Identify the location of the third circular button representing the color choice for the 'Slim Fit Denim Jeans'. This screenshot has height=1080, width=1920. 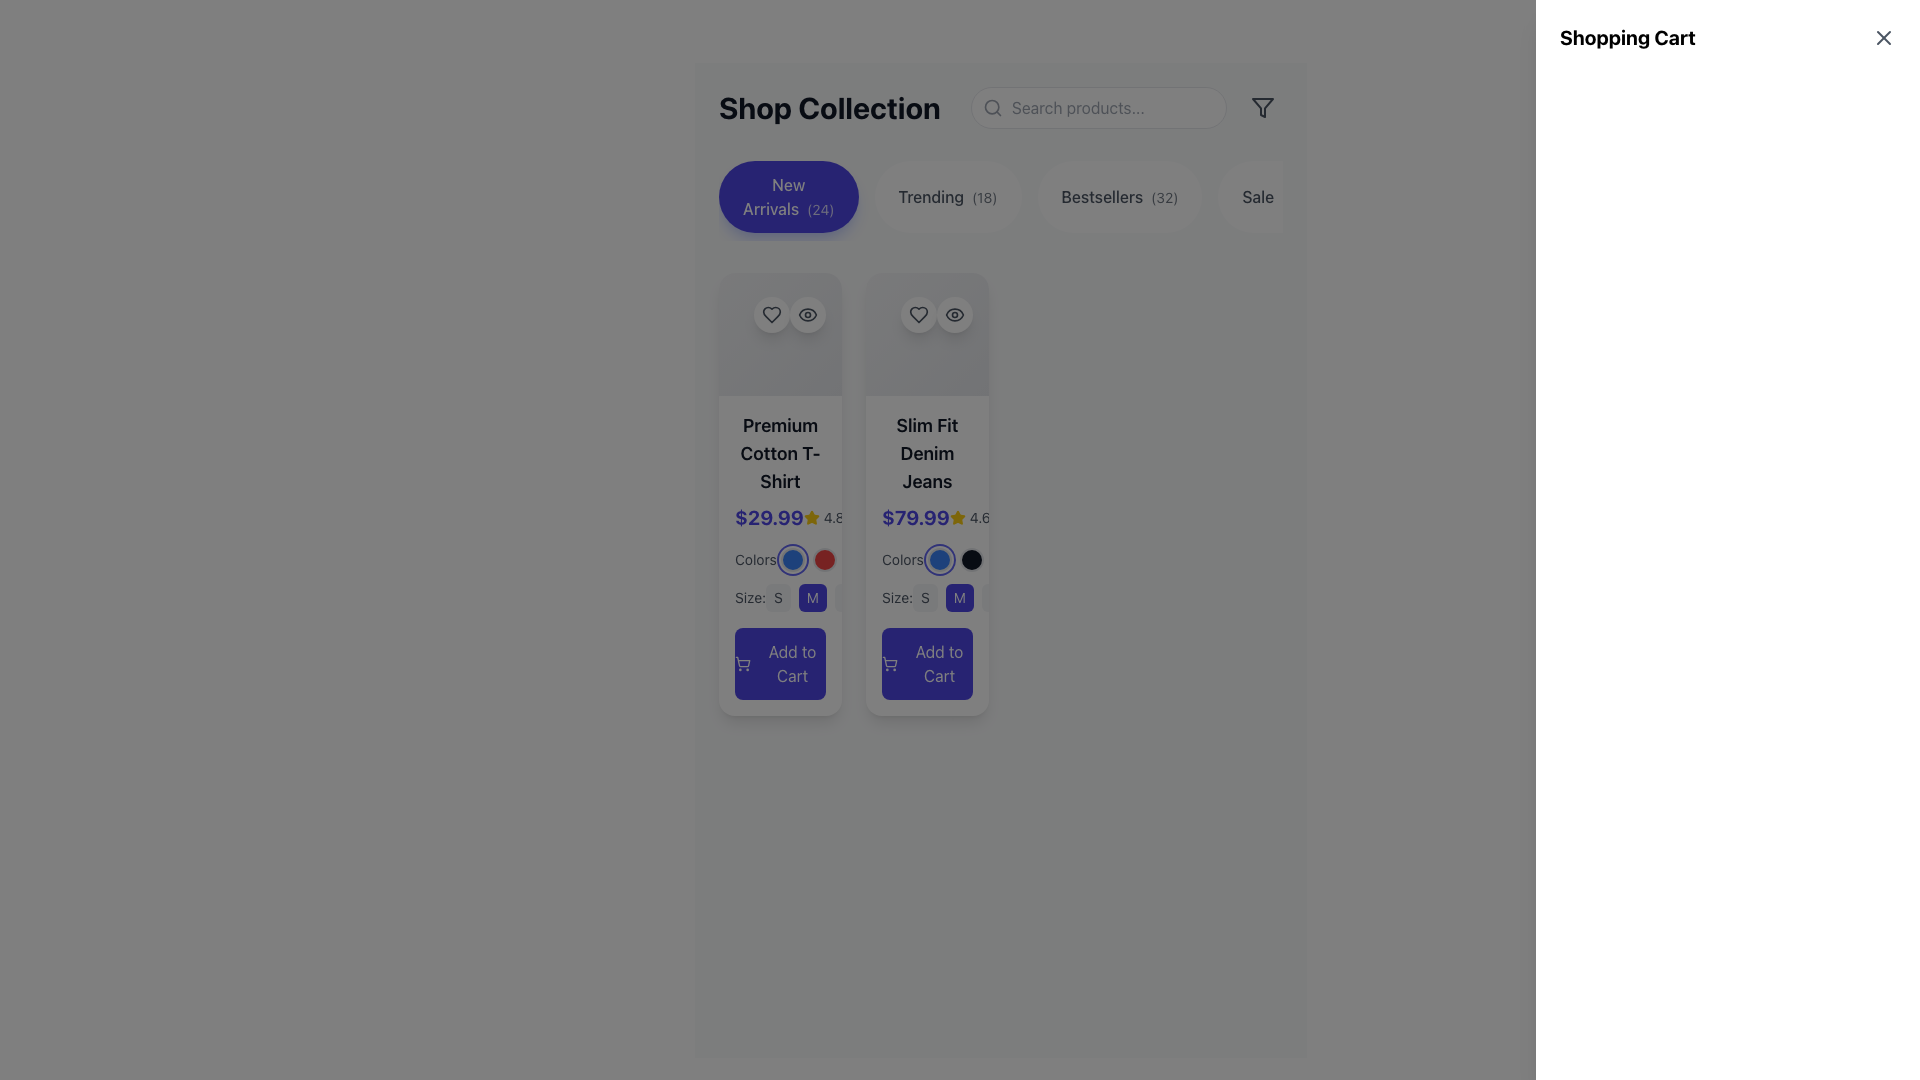
(856, 559).